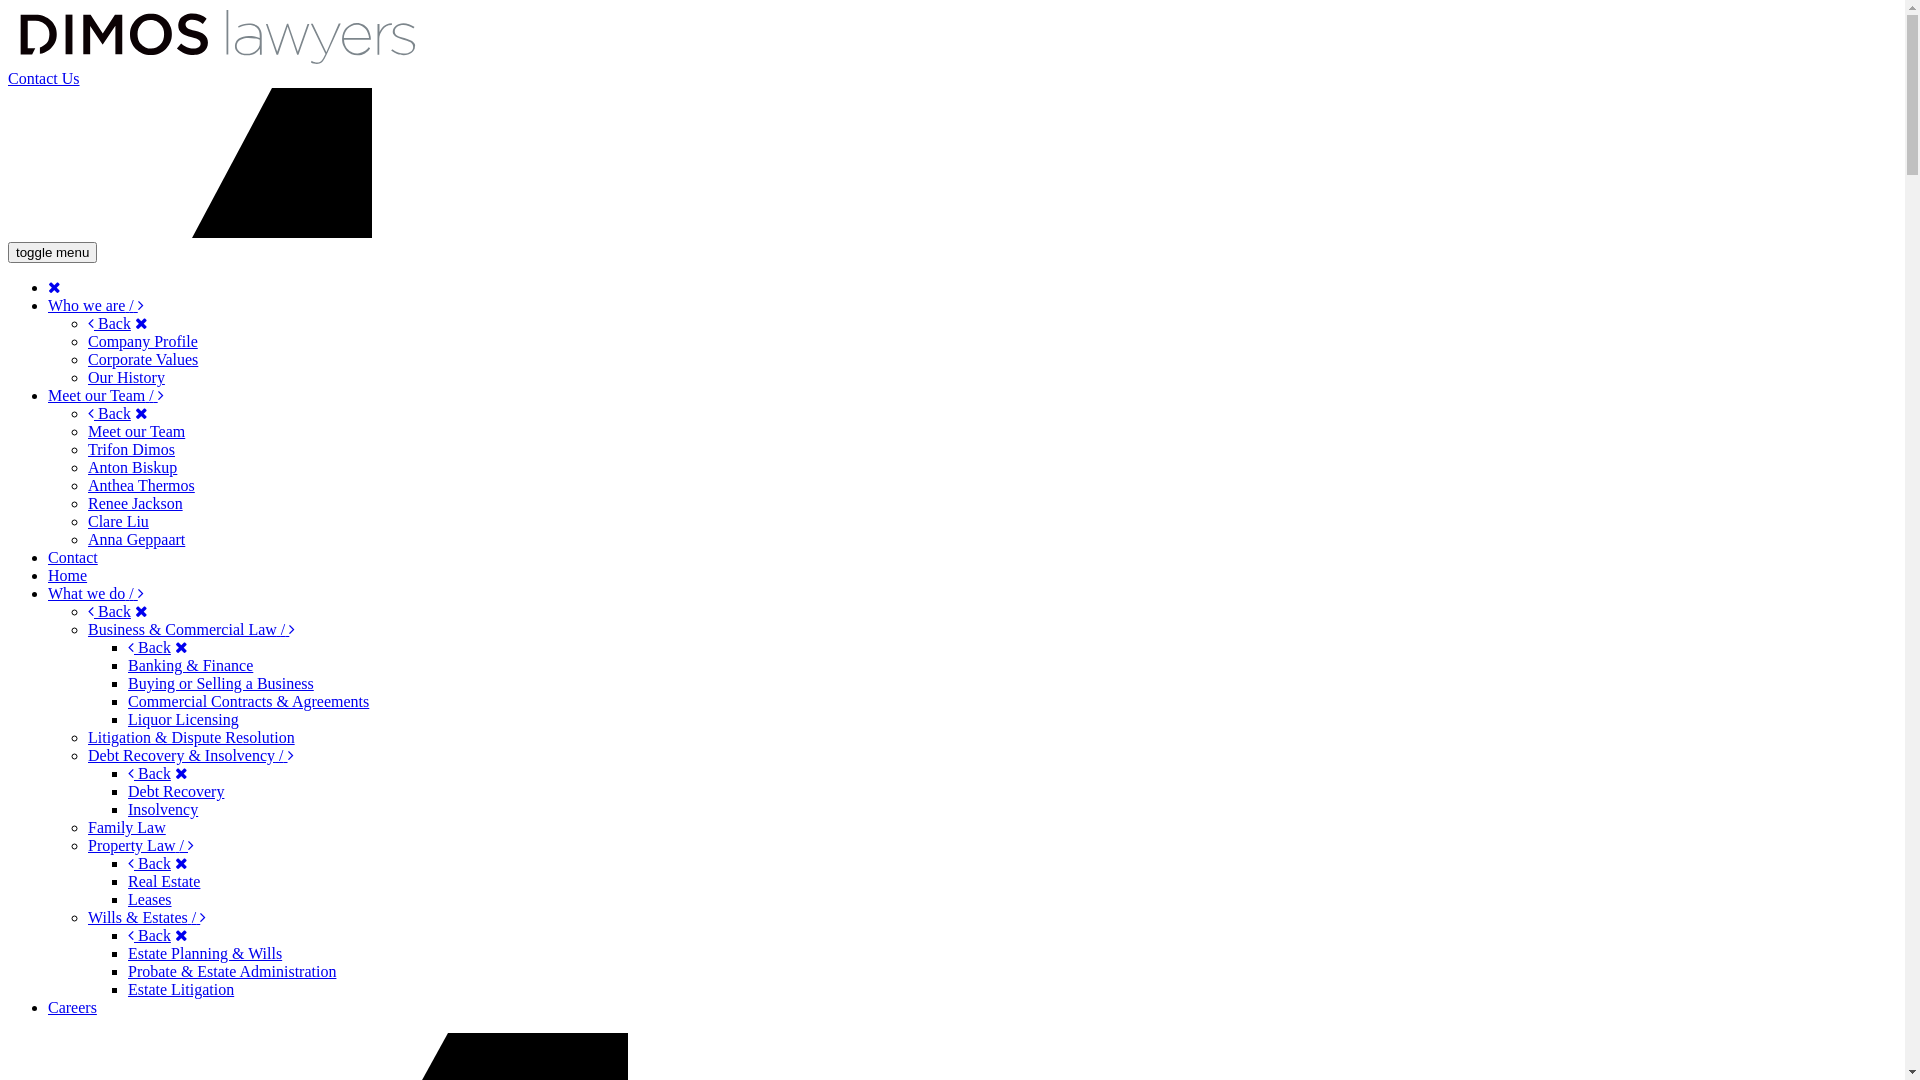 This screenshot has width=1920, height=1080. I want to click on 'Estate Litigation', so click(127, 988).